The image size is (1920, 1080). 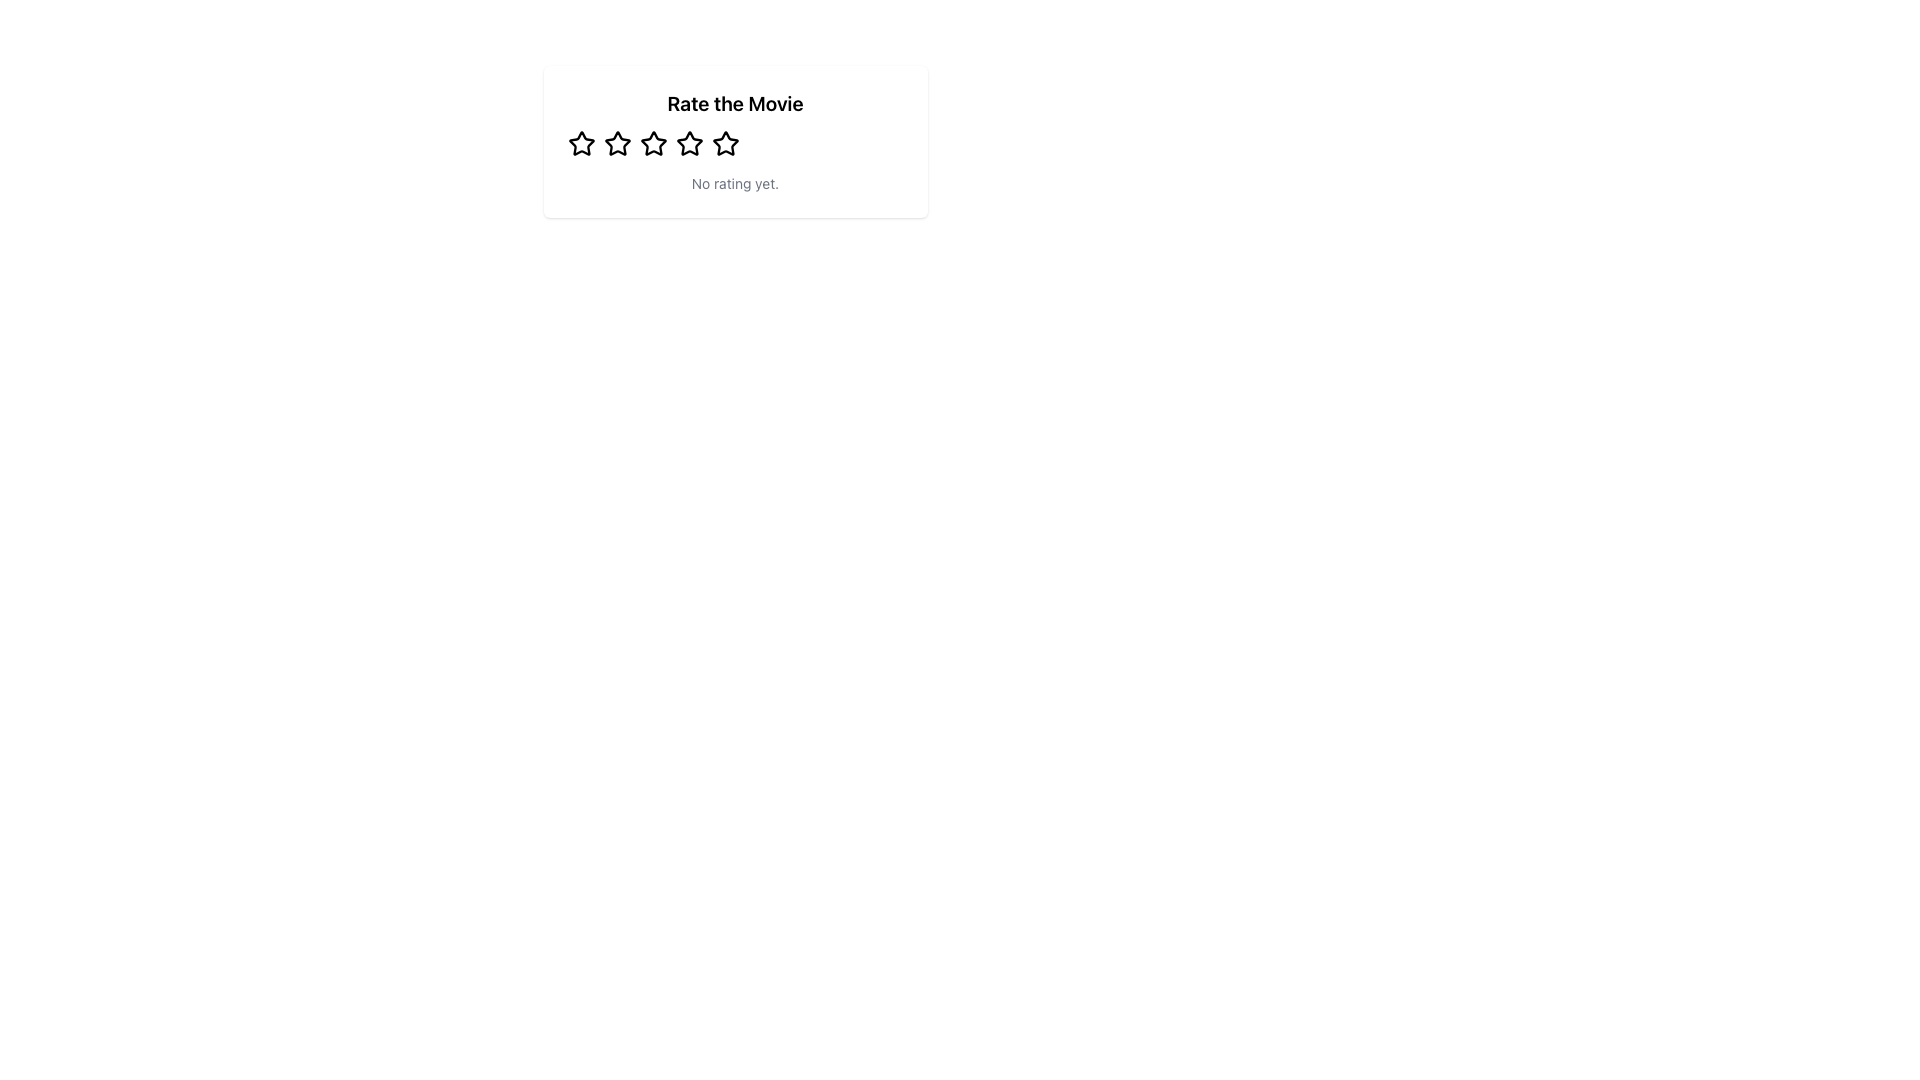 I want to click on the fourth star icon in the rating bar located below the 'Rate the Movie' title, so click(x=689, y=142).